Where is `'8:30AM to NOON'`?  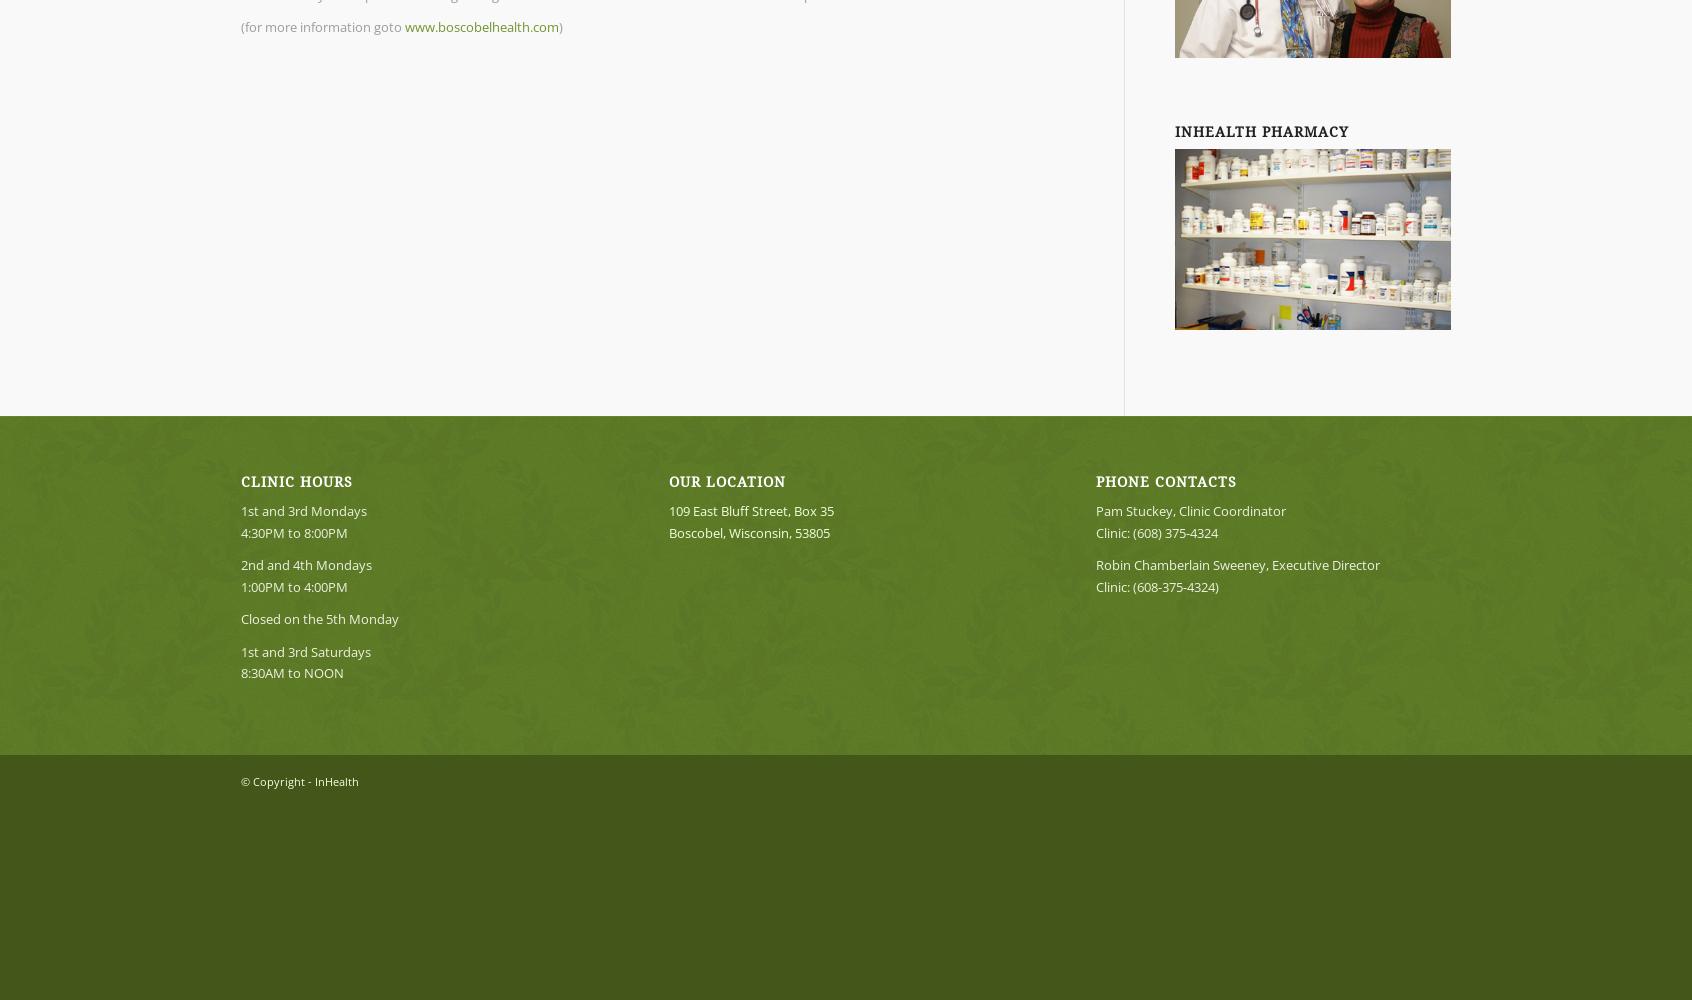
'8:30AM to NOON' is located at coordinates (240, 673).